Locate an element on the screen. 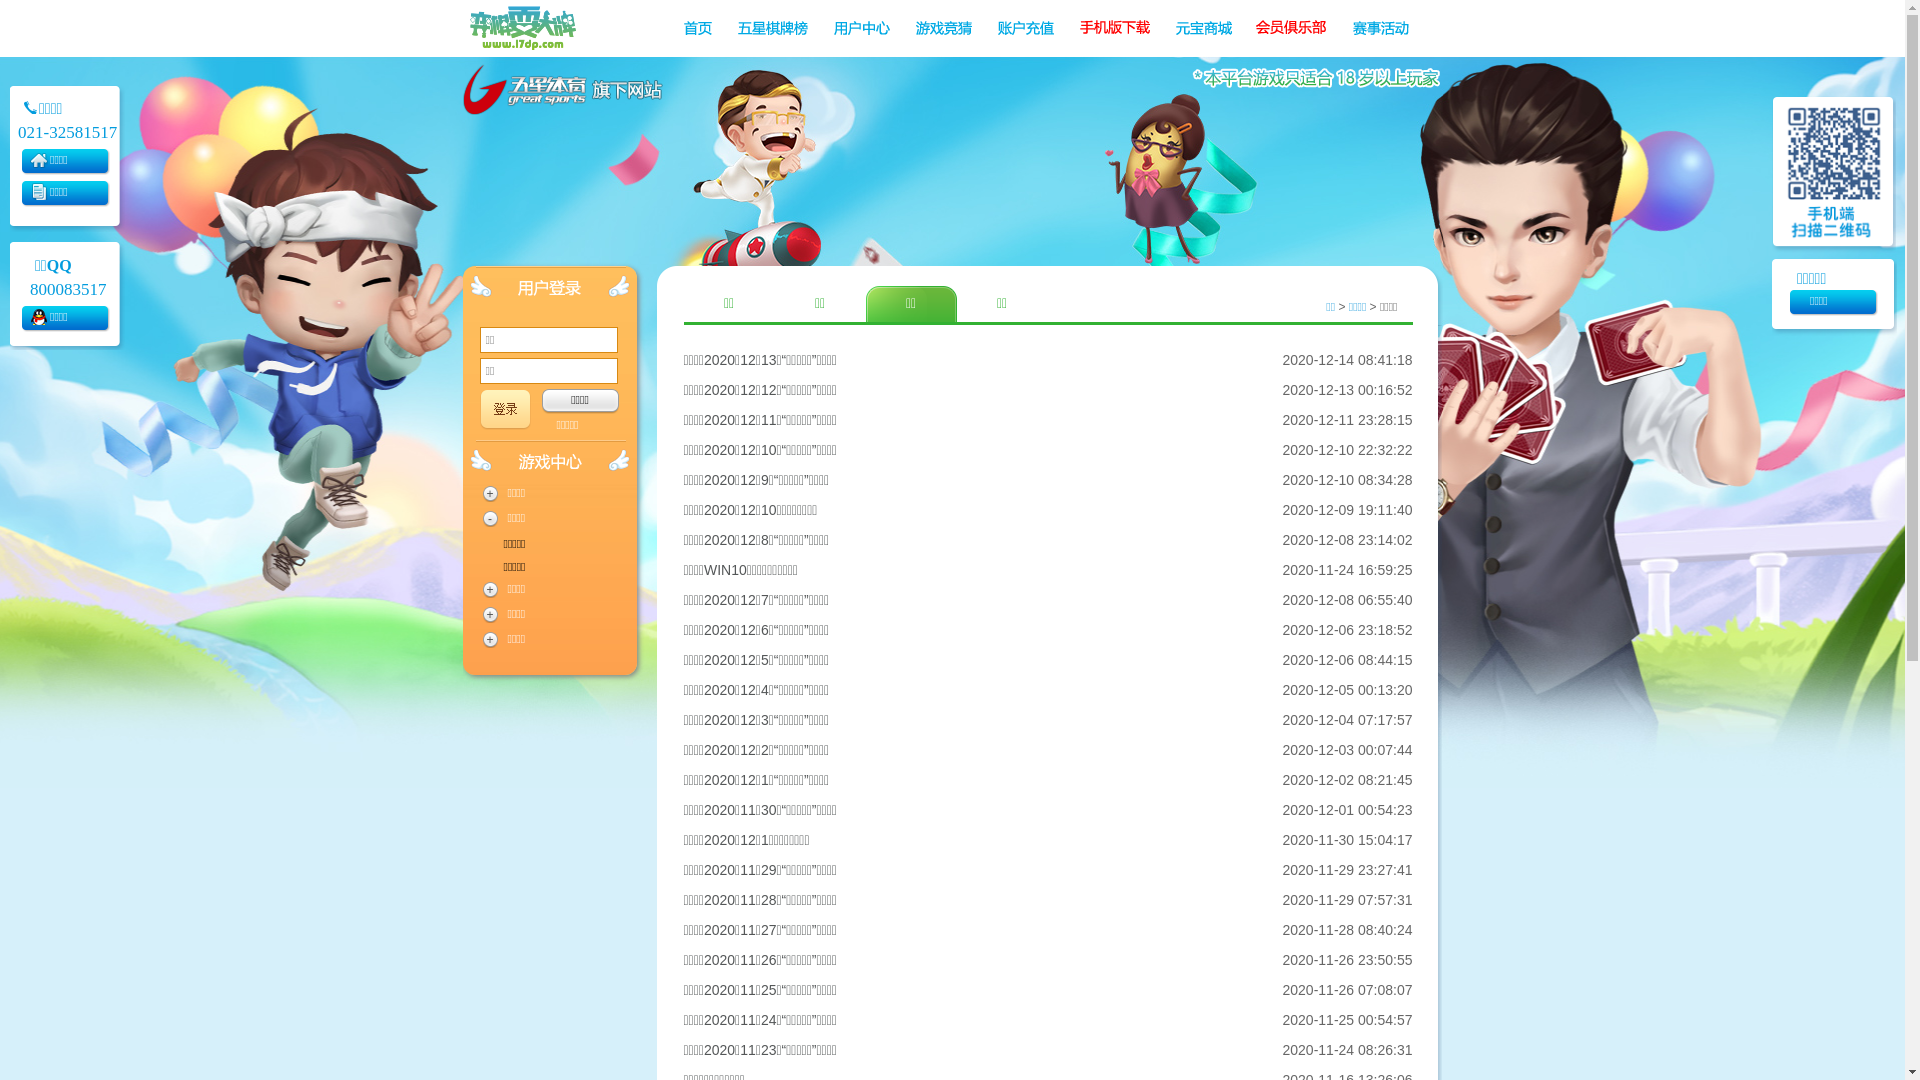 This screenshot has width=1920, height=1080. '+' is located at coordinates (489, 493).